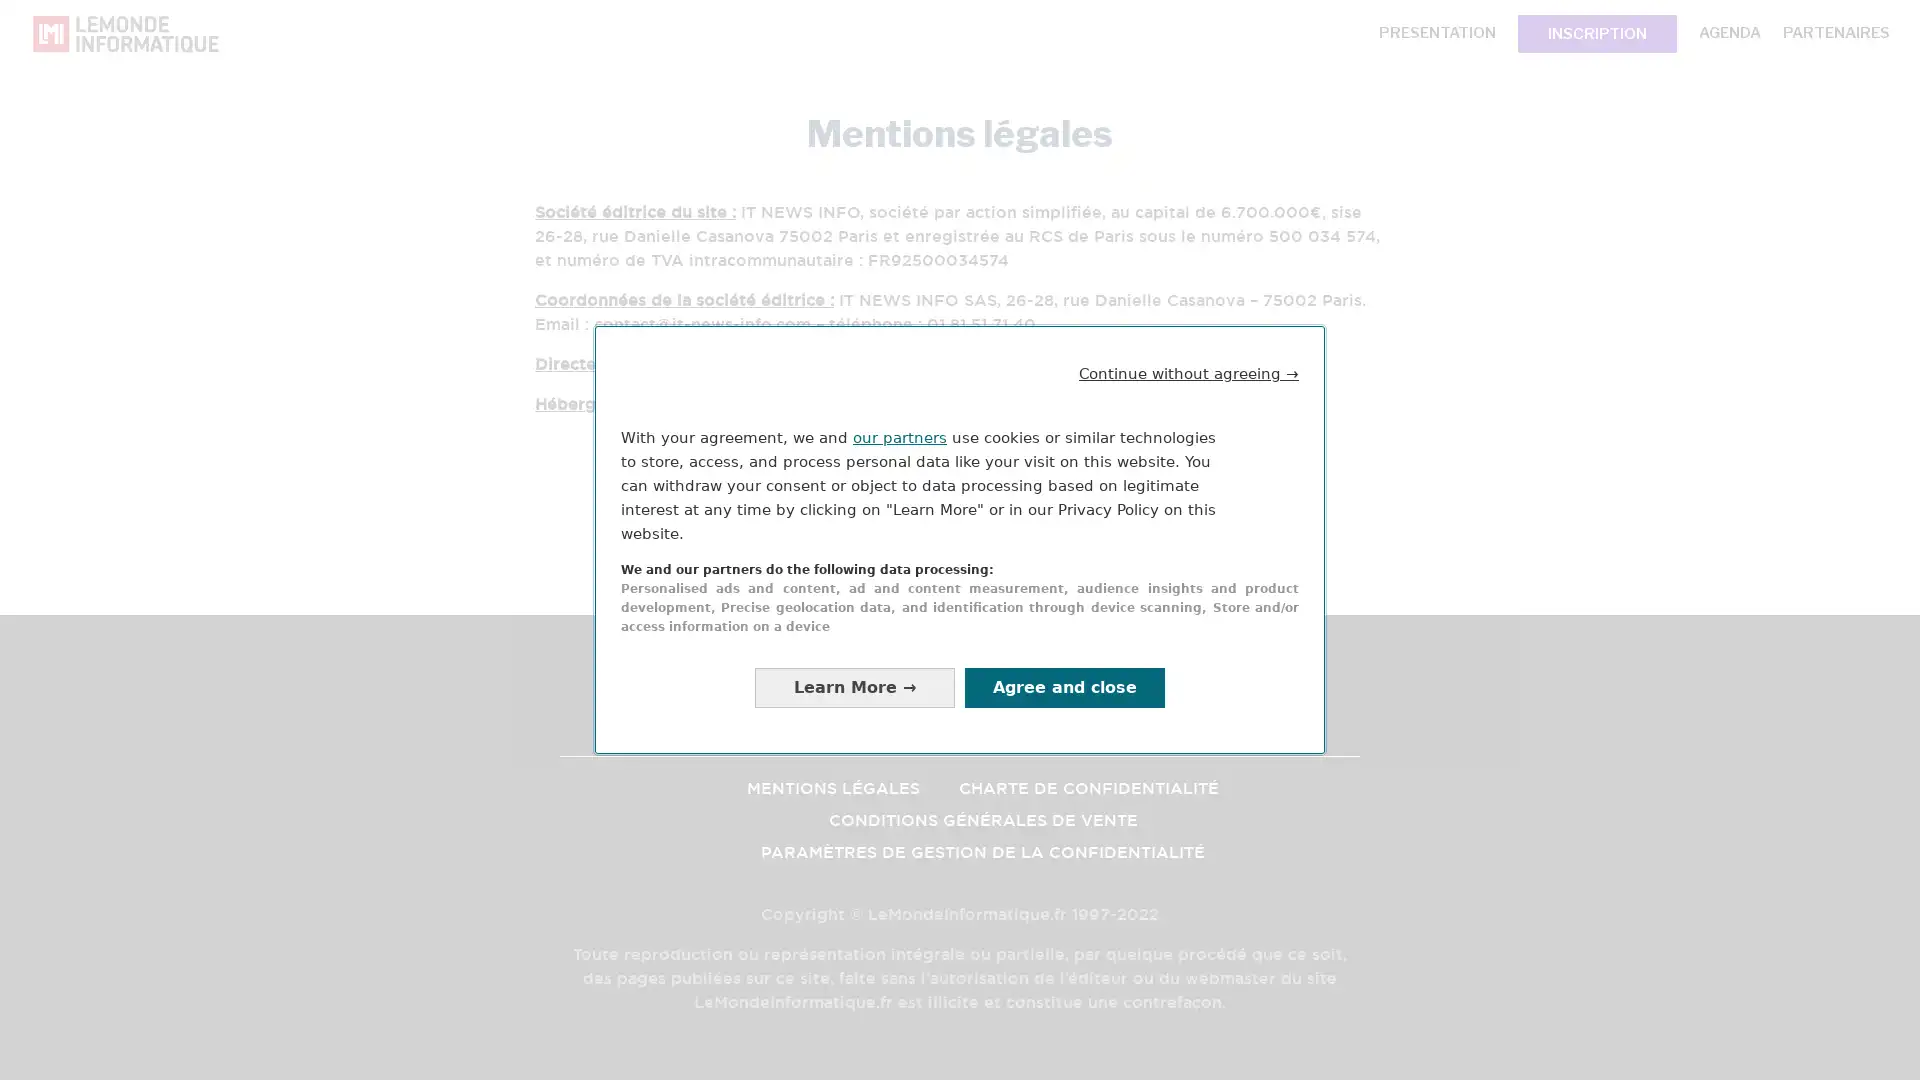 Image resolution: width=1920 pixels, height=1080 pixels. What do you see at coordinates (1189, 373) in the screenshot?
I see `Continue without agreeing` at bounding box center [1189, 373].